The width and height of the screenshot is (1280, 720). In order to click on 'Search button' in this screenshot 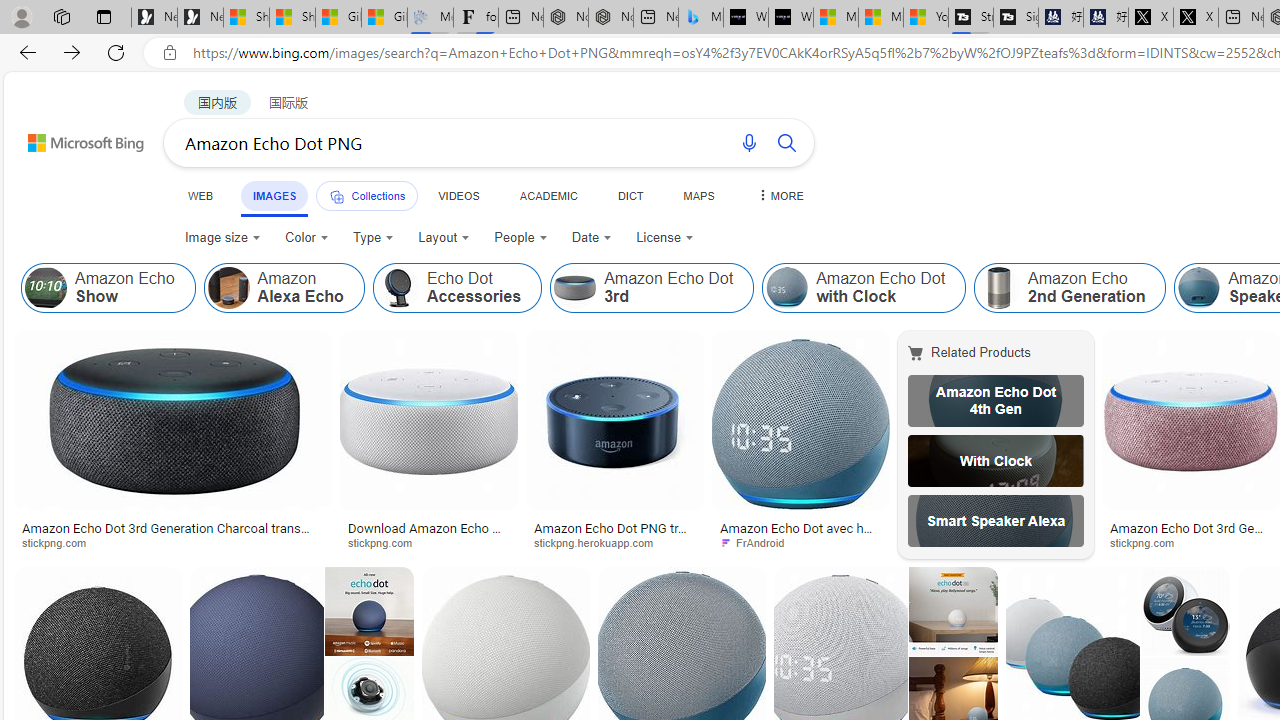, I will do `click(785, 141)`.